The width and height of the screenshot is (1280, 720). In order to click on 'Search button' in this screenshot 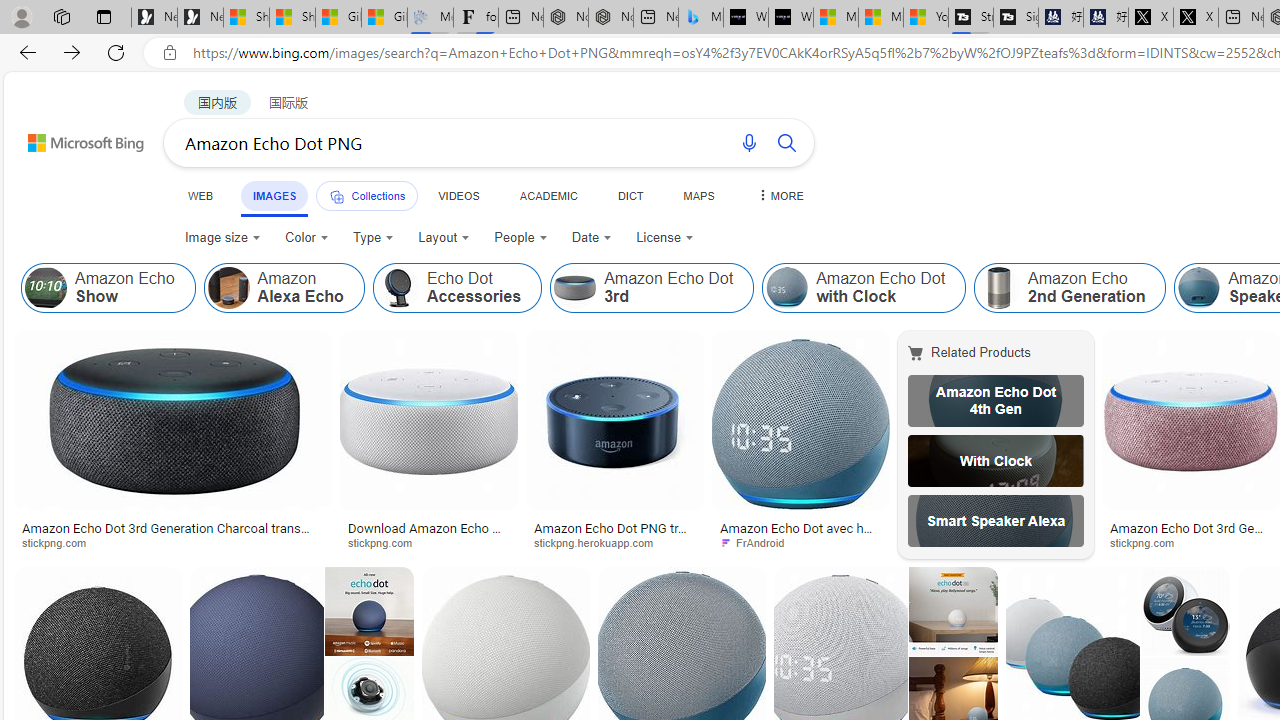, I will do `click(785, 141)`.